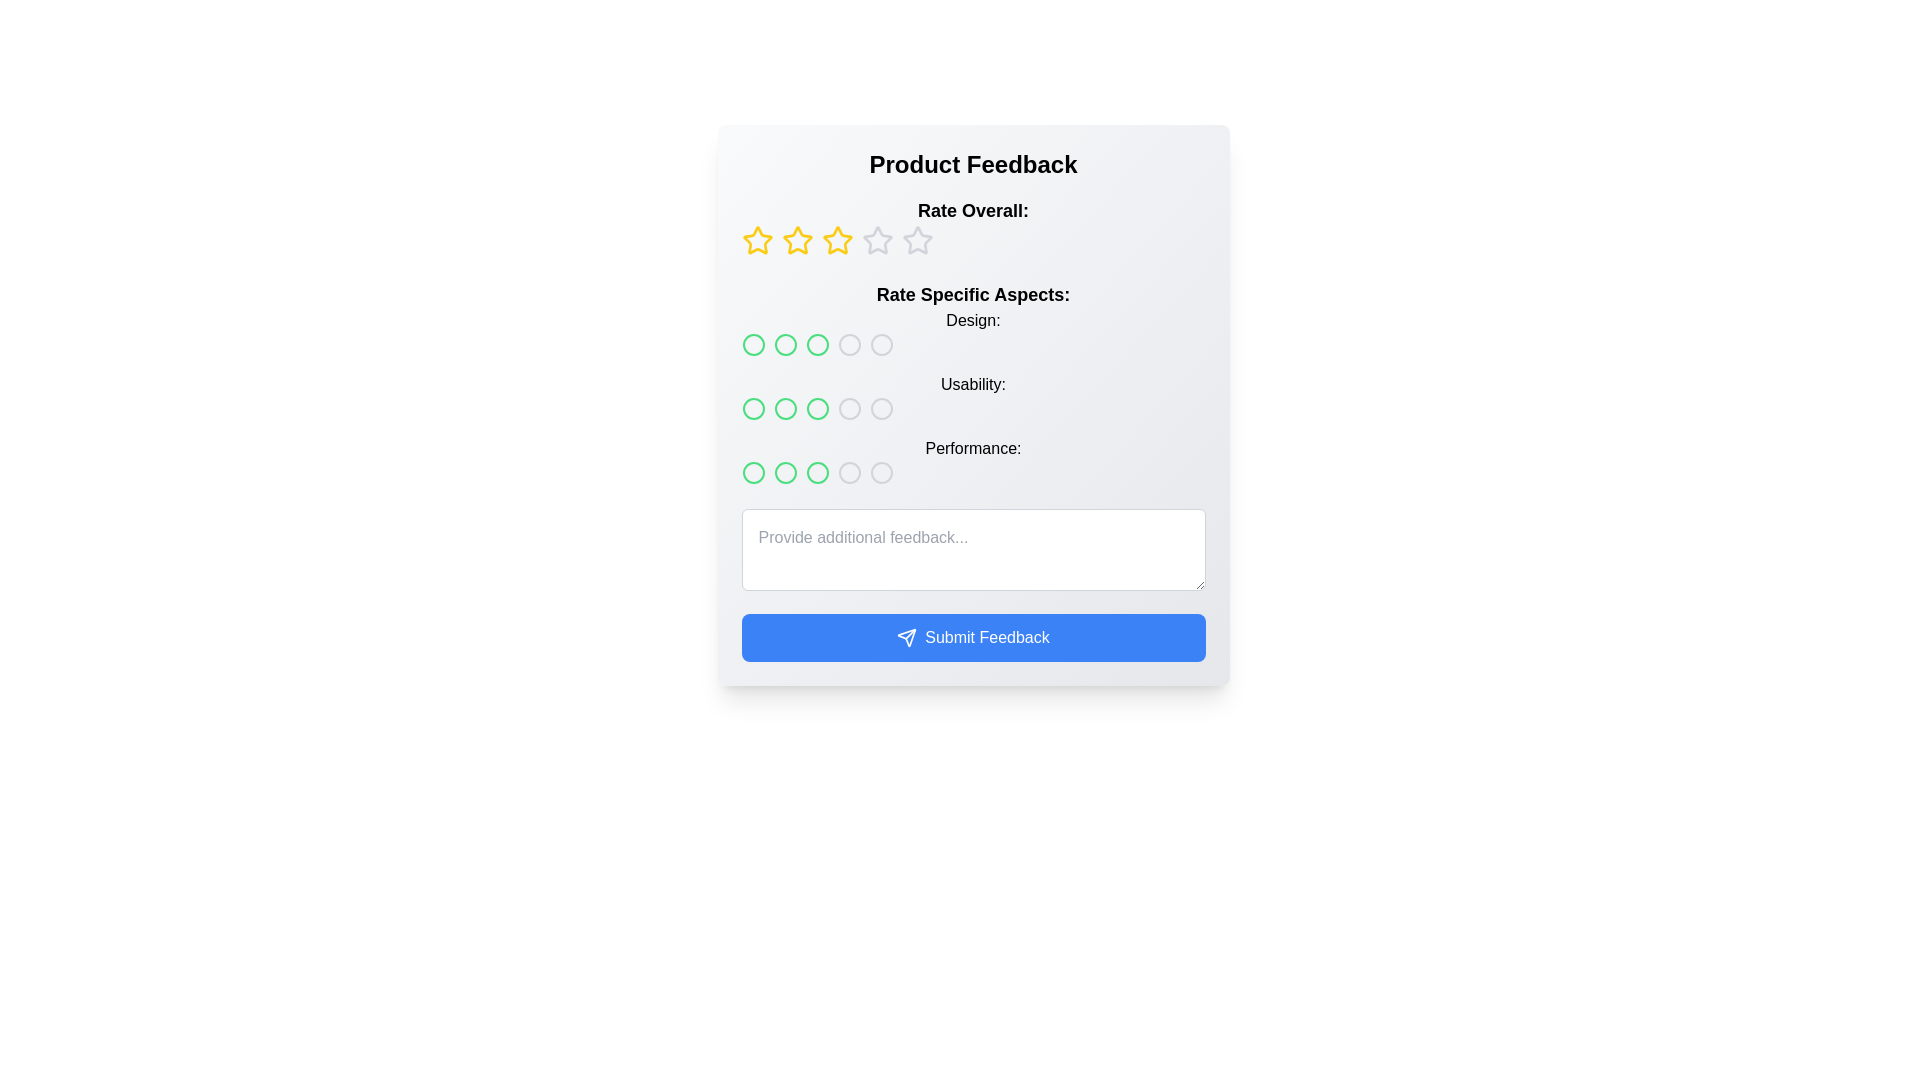  I want to click on the Header text that provides context for the feedback section, which is centrally located at the top of the layout, so click(973, 164).